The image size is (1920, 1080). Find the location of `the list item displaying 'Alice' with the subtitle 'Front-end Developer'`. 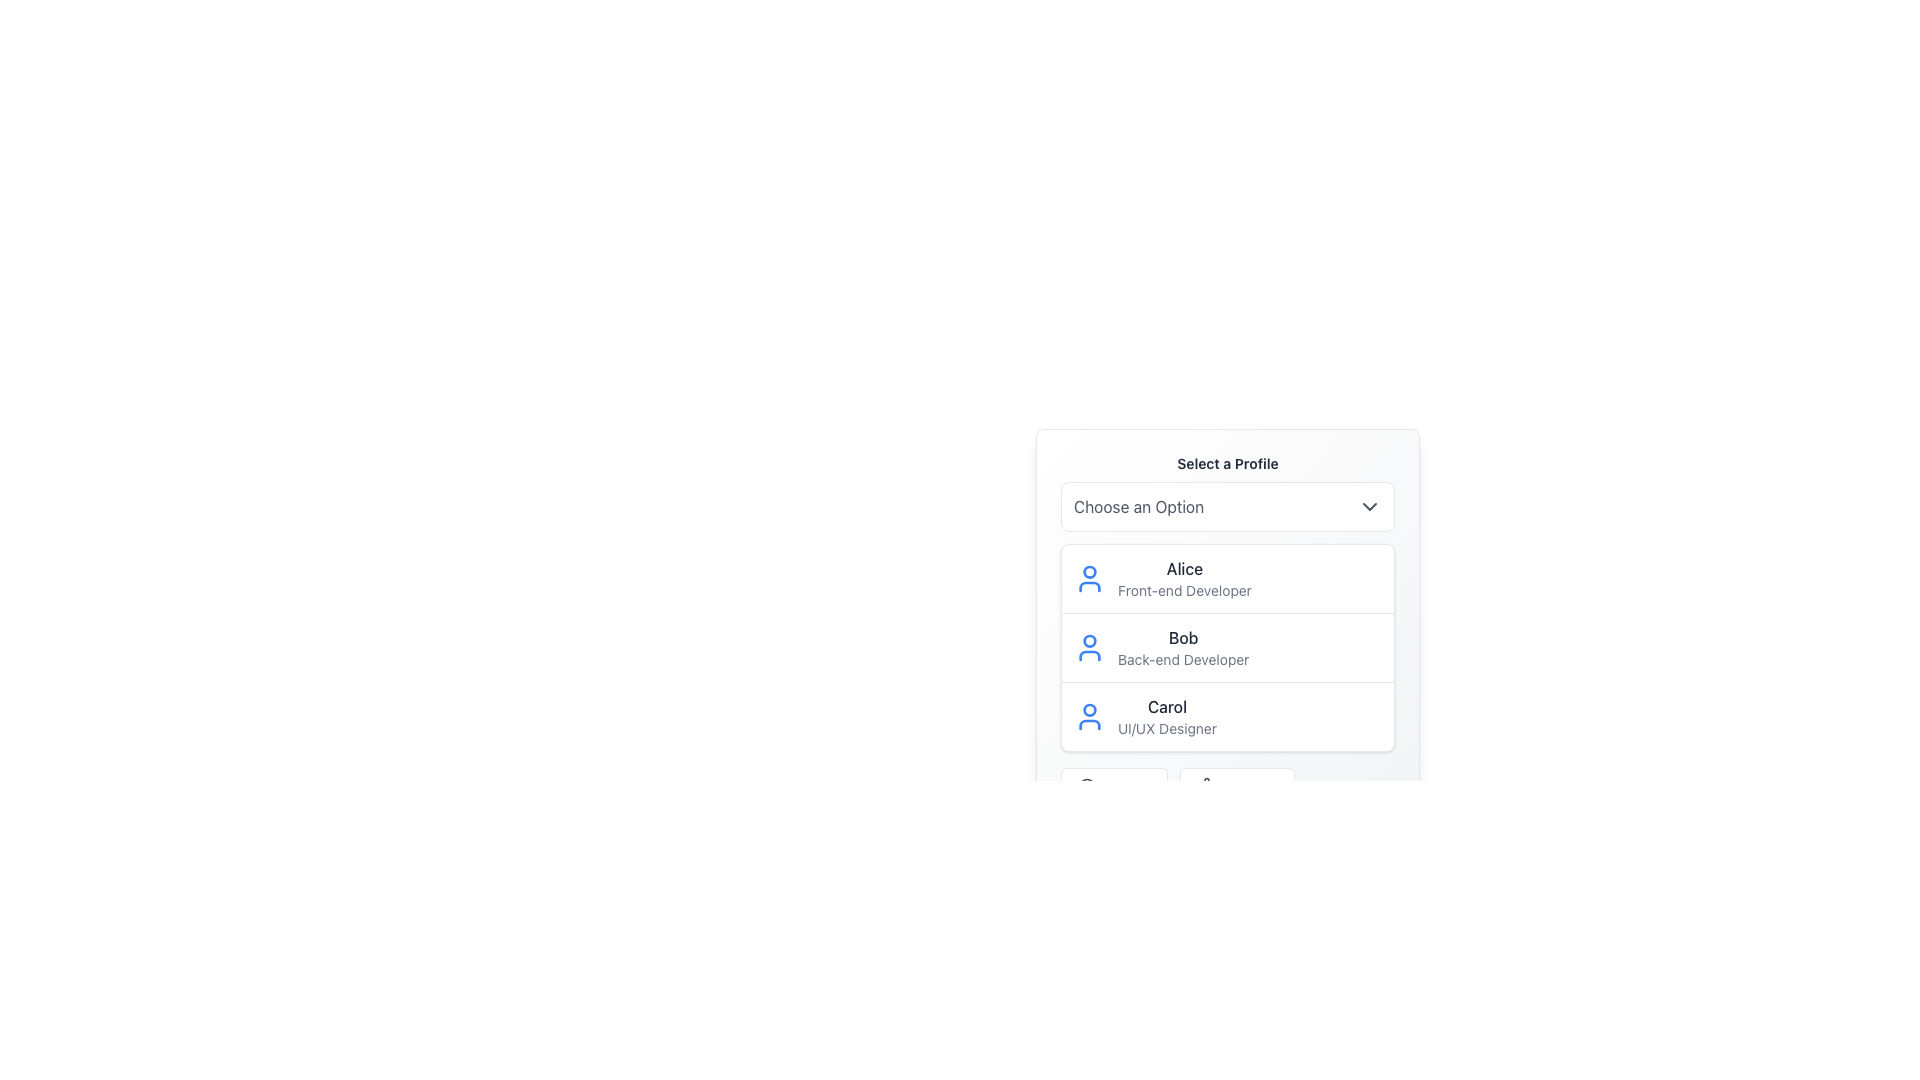

the list item displaying 'Alice' with the subtitle 'Front-end Developer' is located at coordinates (1185, 578).